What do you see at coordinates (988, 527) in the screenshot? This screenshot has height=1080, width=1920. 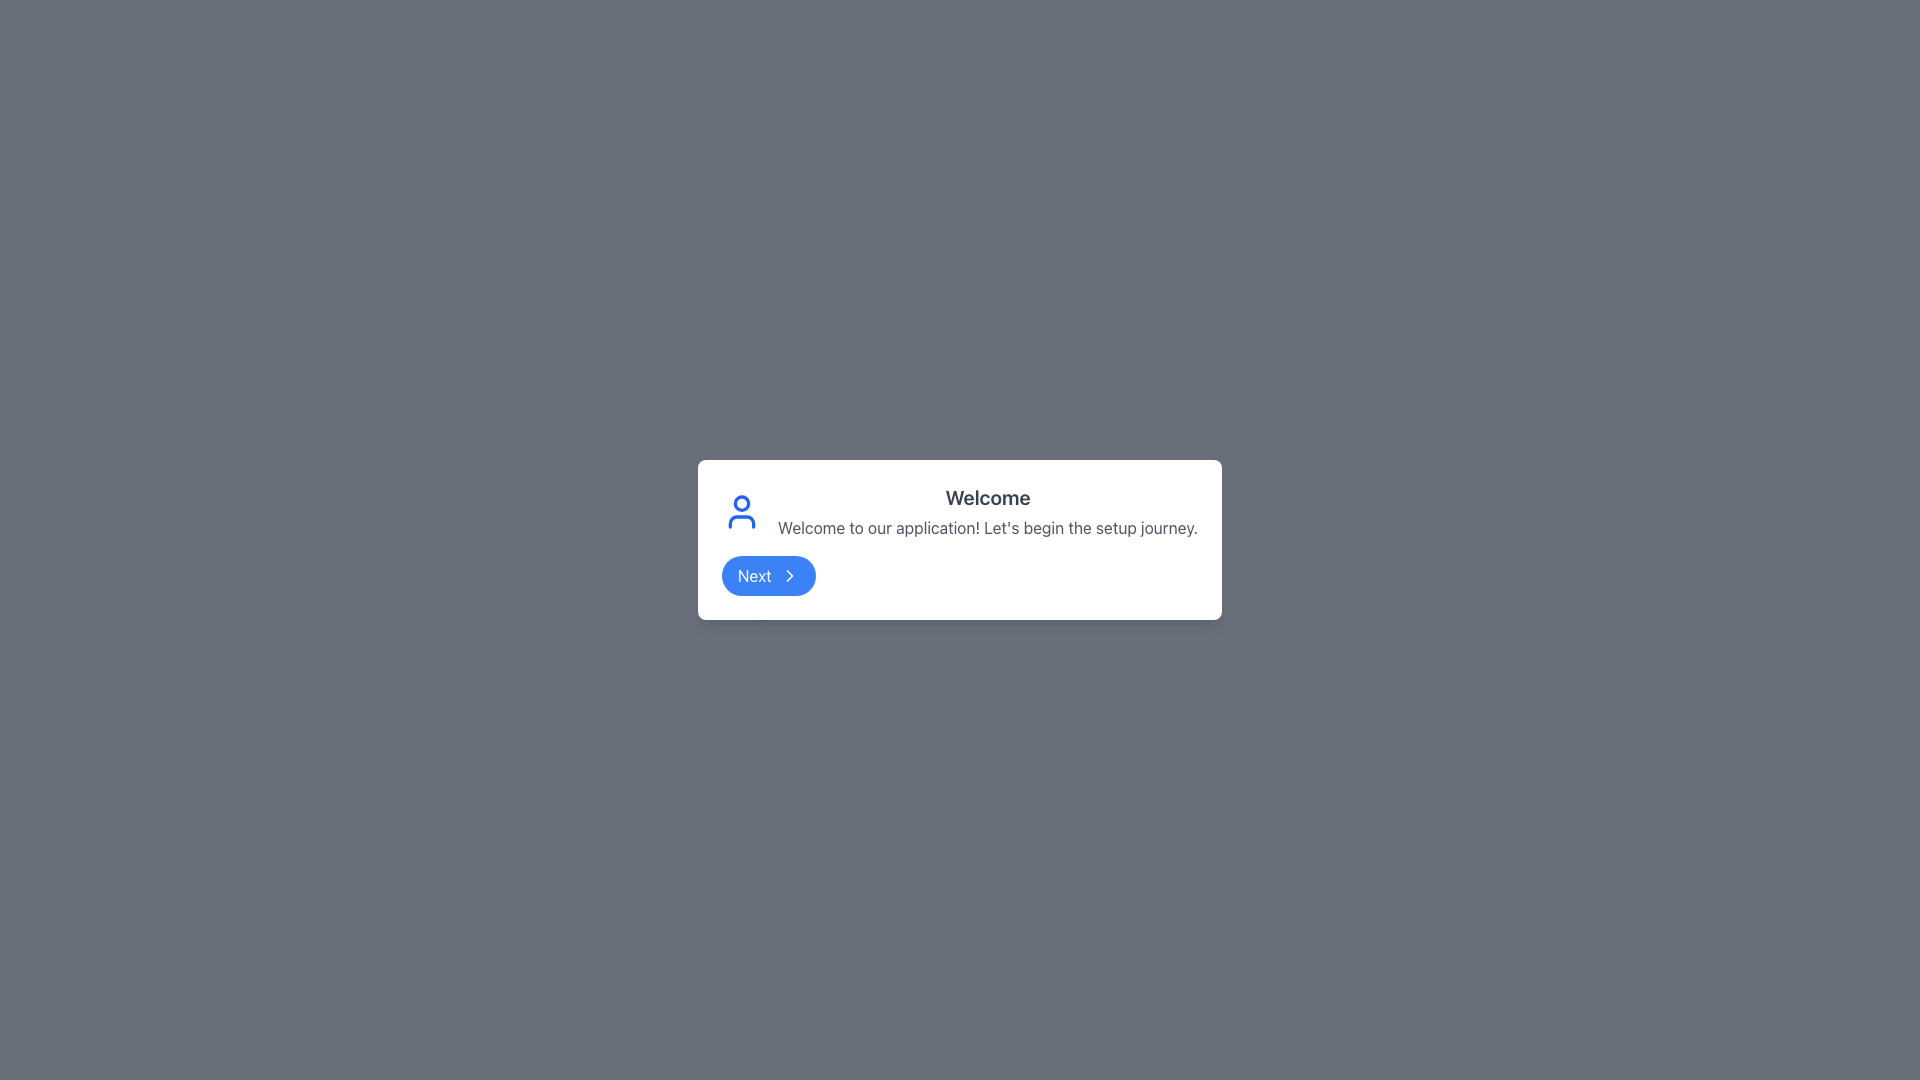 I see `text component displaying 'Welcome to our application! Let's begin the setup journey.' which is the second line within a card component` at bounding box center [988, 527].